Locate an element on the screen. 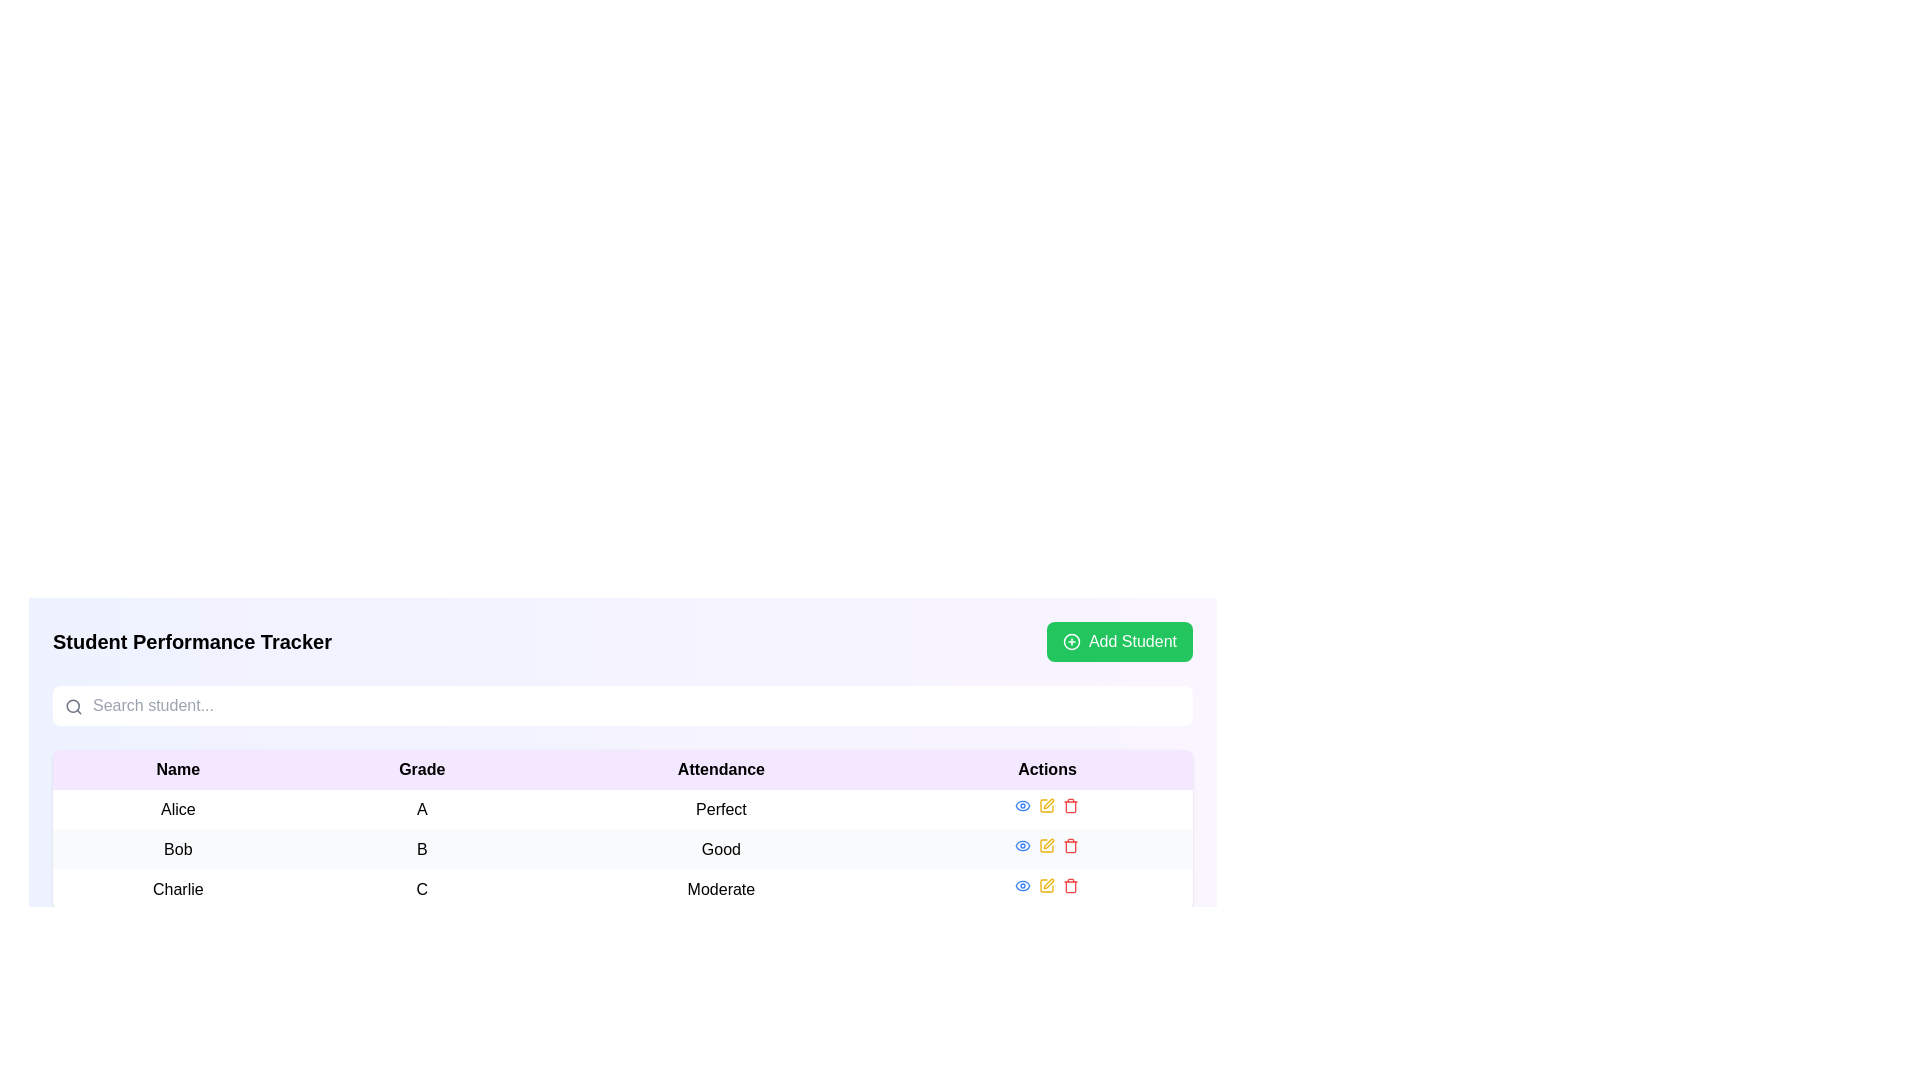 This screenshot has width=1920, height=1080. the text label displaying 'Actions' in bold font style, located in the upper-right section of the table header is located at coordinates (1046, 769).